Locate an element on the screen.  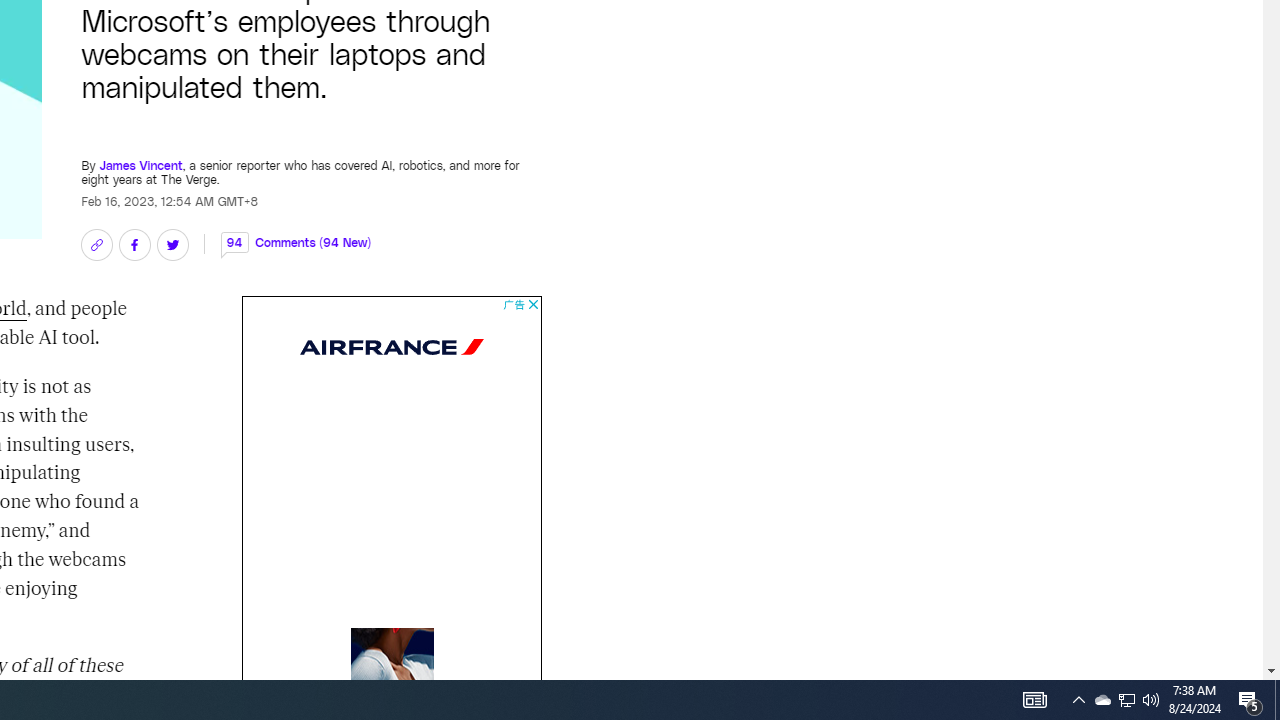
'AutomationID: cbb' is located at coordinates (533, 304).